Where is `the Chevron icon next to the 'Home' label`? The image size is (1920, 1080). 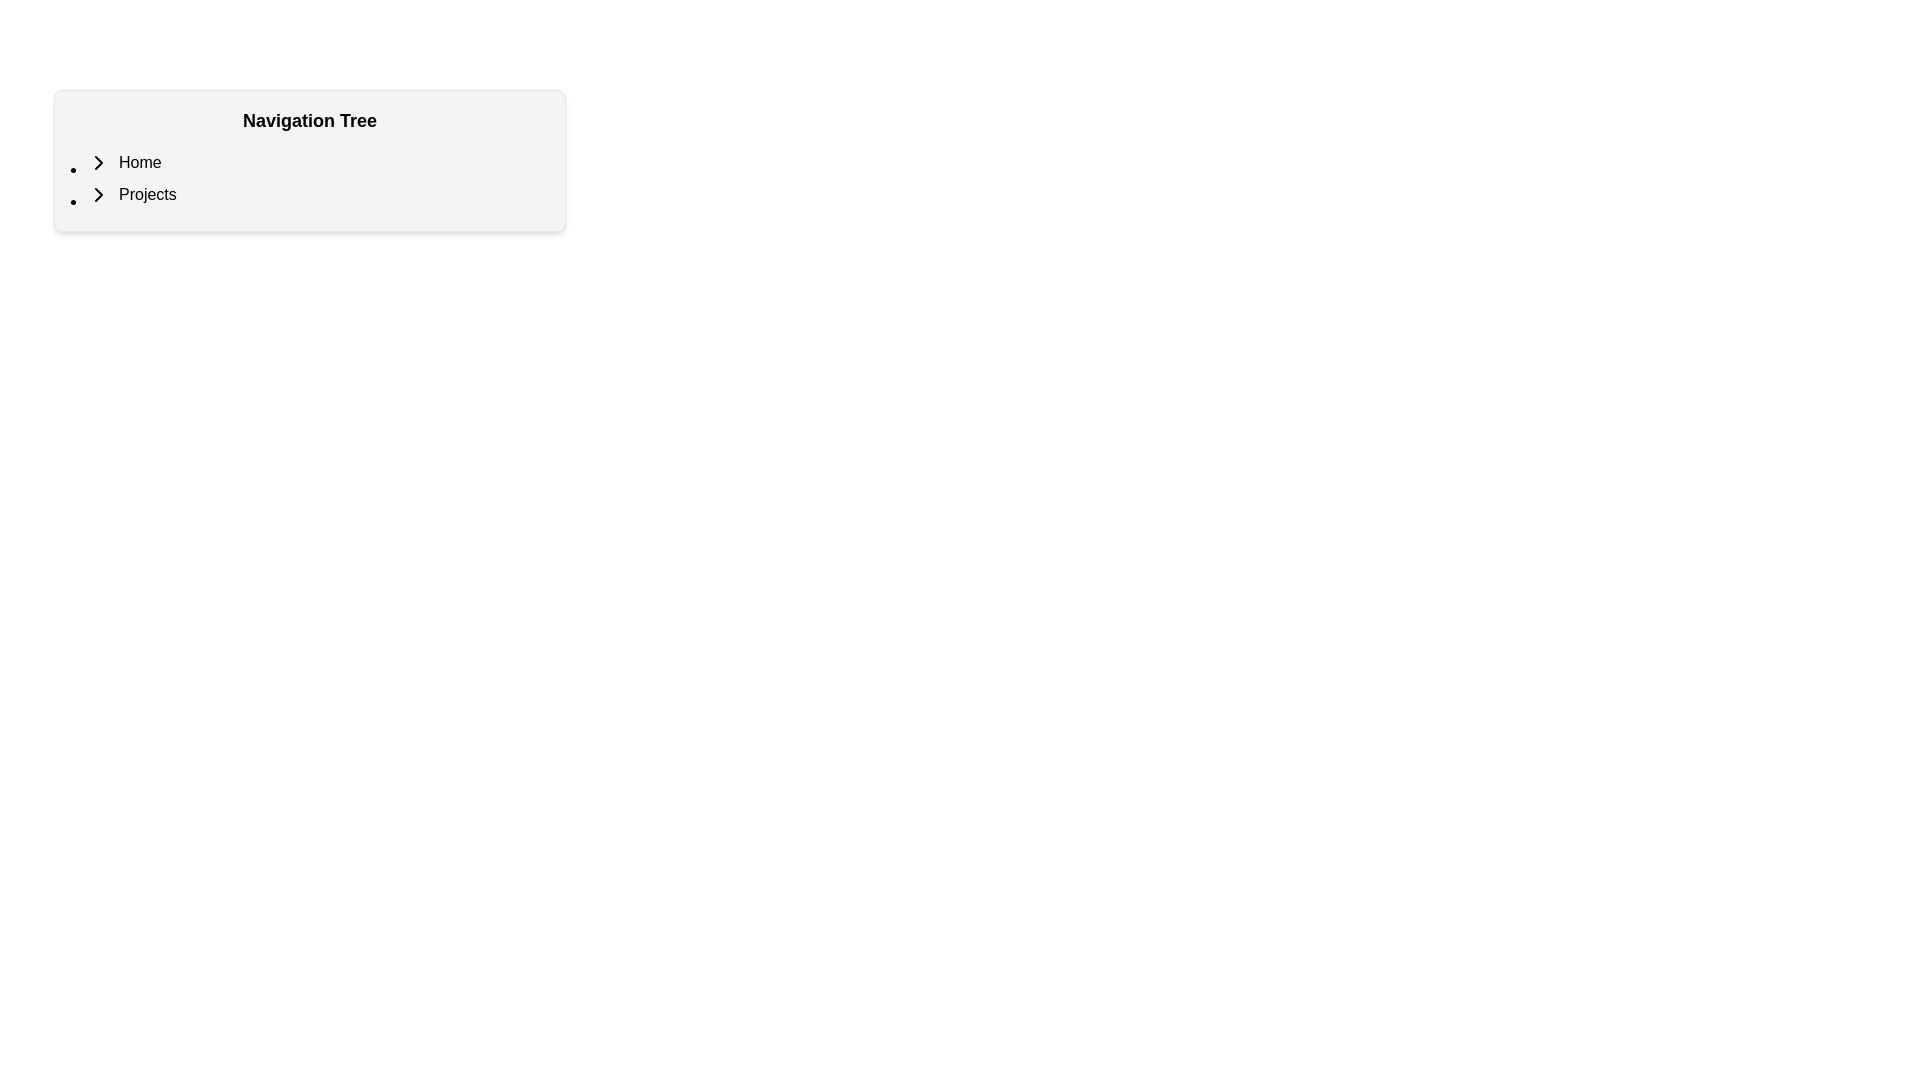 the Chevron icon next to the 'Home' label is located at coordinates (98, 161).